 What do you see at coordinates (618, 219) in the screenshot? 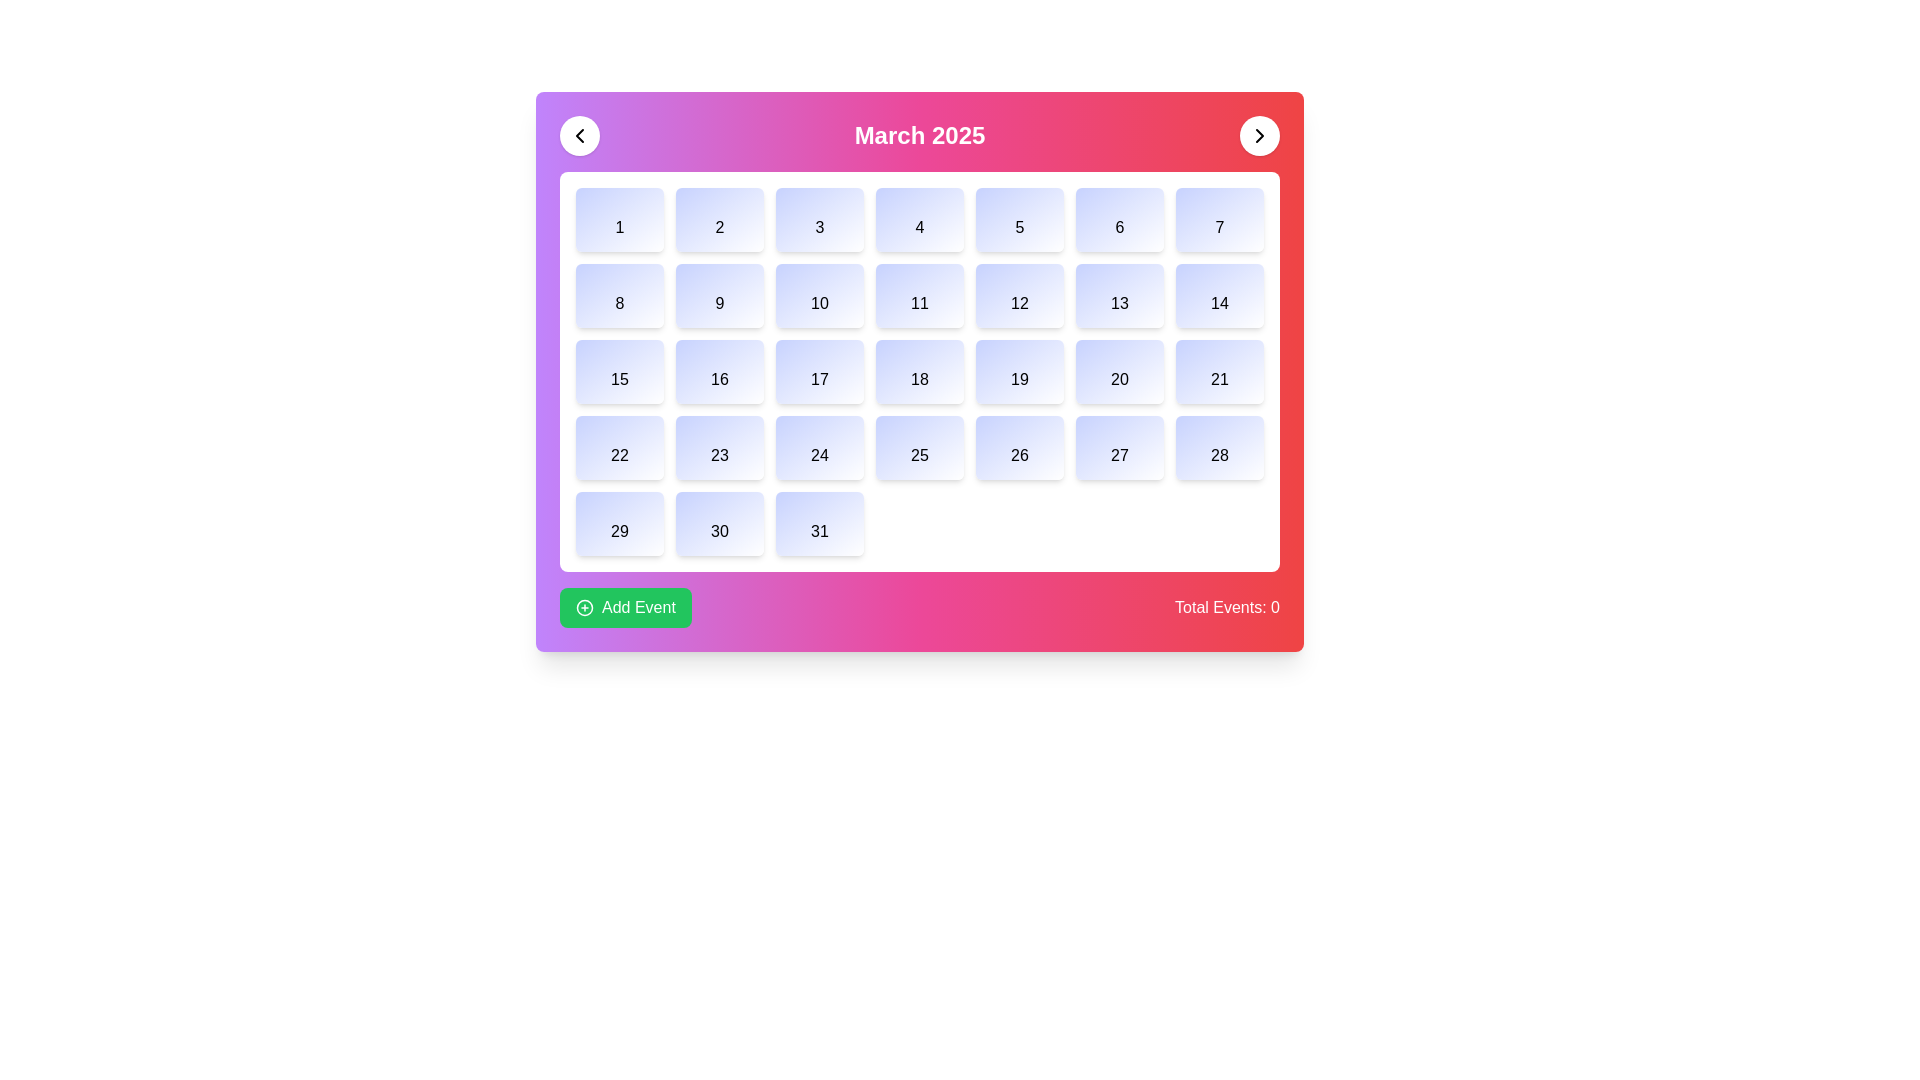
I see `the square-shaped label with a pastel gradient background and the bold numerical character '1' centered inside, located in the top-left corner of the grid layout` at bounding box center [618, 219].